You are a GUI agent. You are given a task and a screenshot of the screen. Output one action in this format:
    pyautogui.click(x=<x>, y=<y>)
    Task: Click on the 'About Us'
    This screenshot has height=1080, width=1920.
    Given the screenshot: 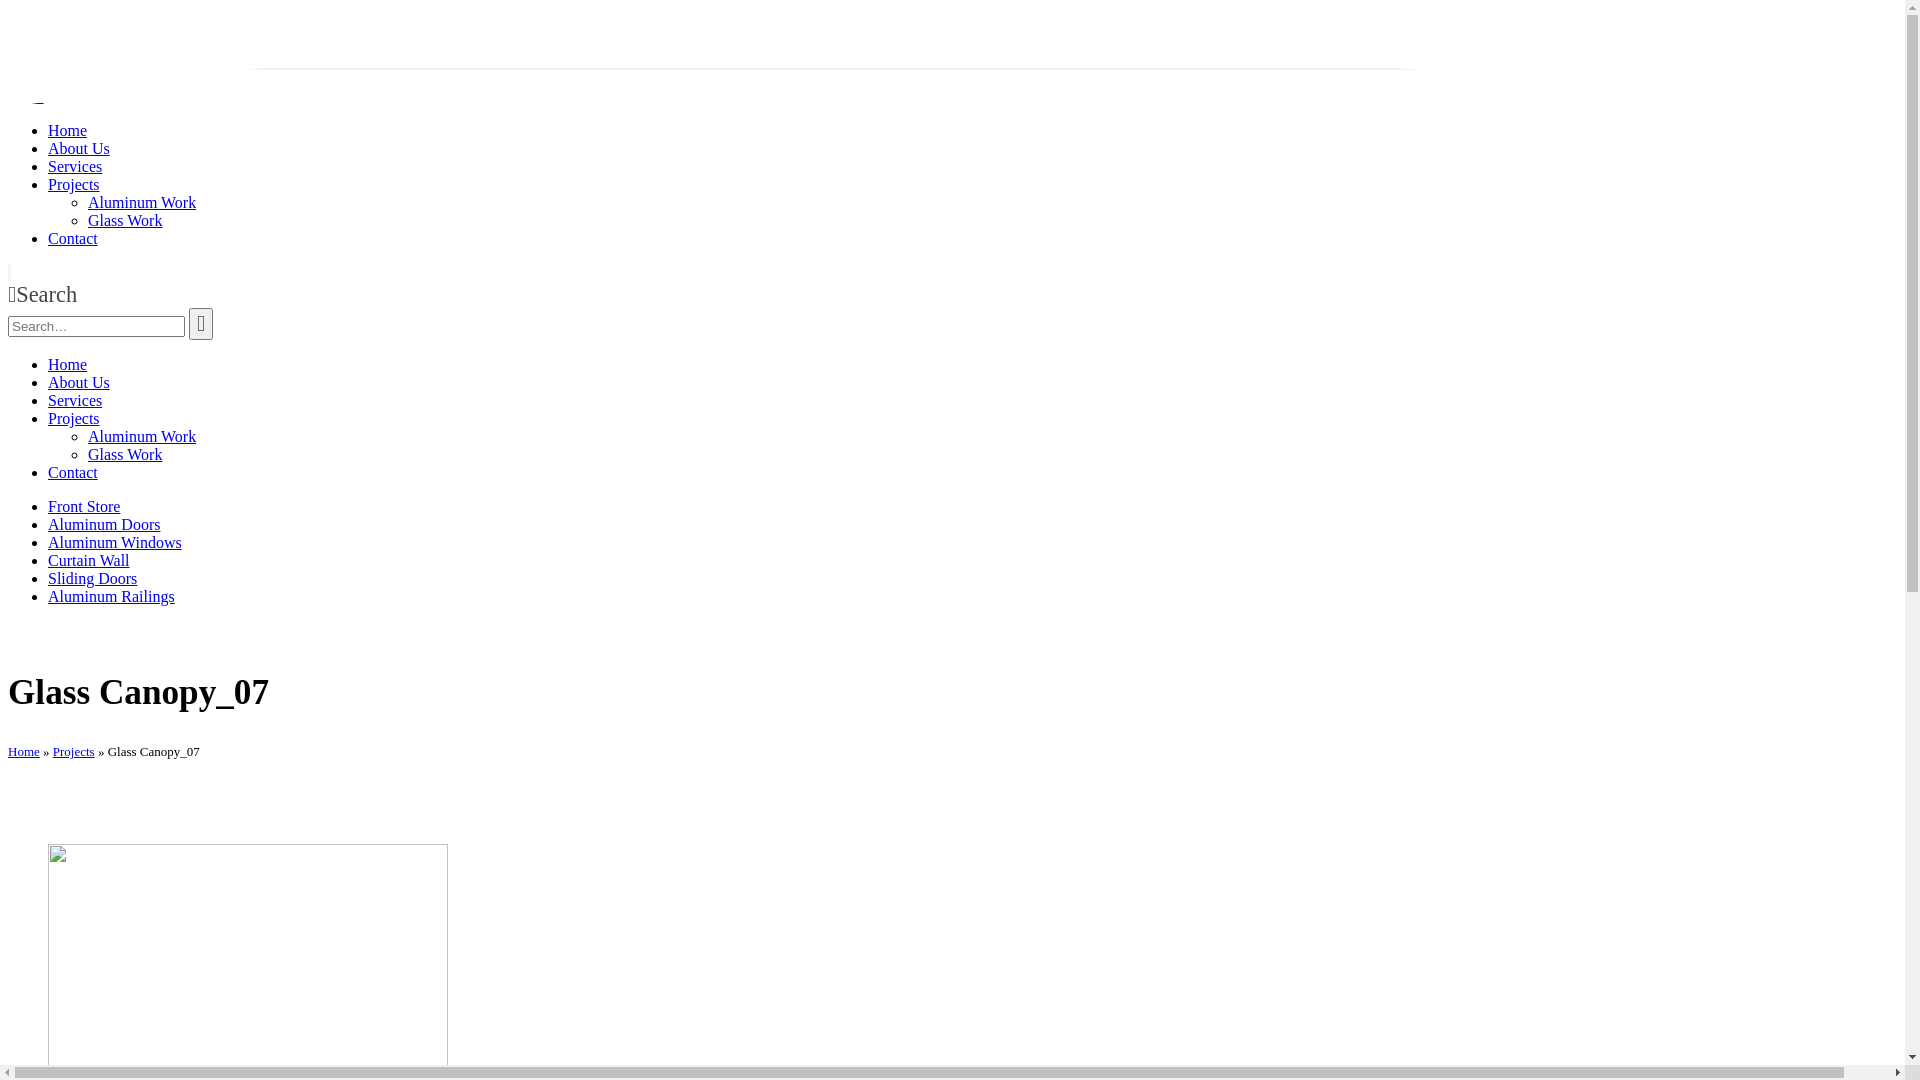 What is the action you would take?
    pyautogui.click(x=78, y=147)
    